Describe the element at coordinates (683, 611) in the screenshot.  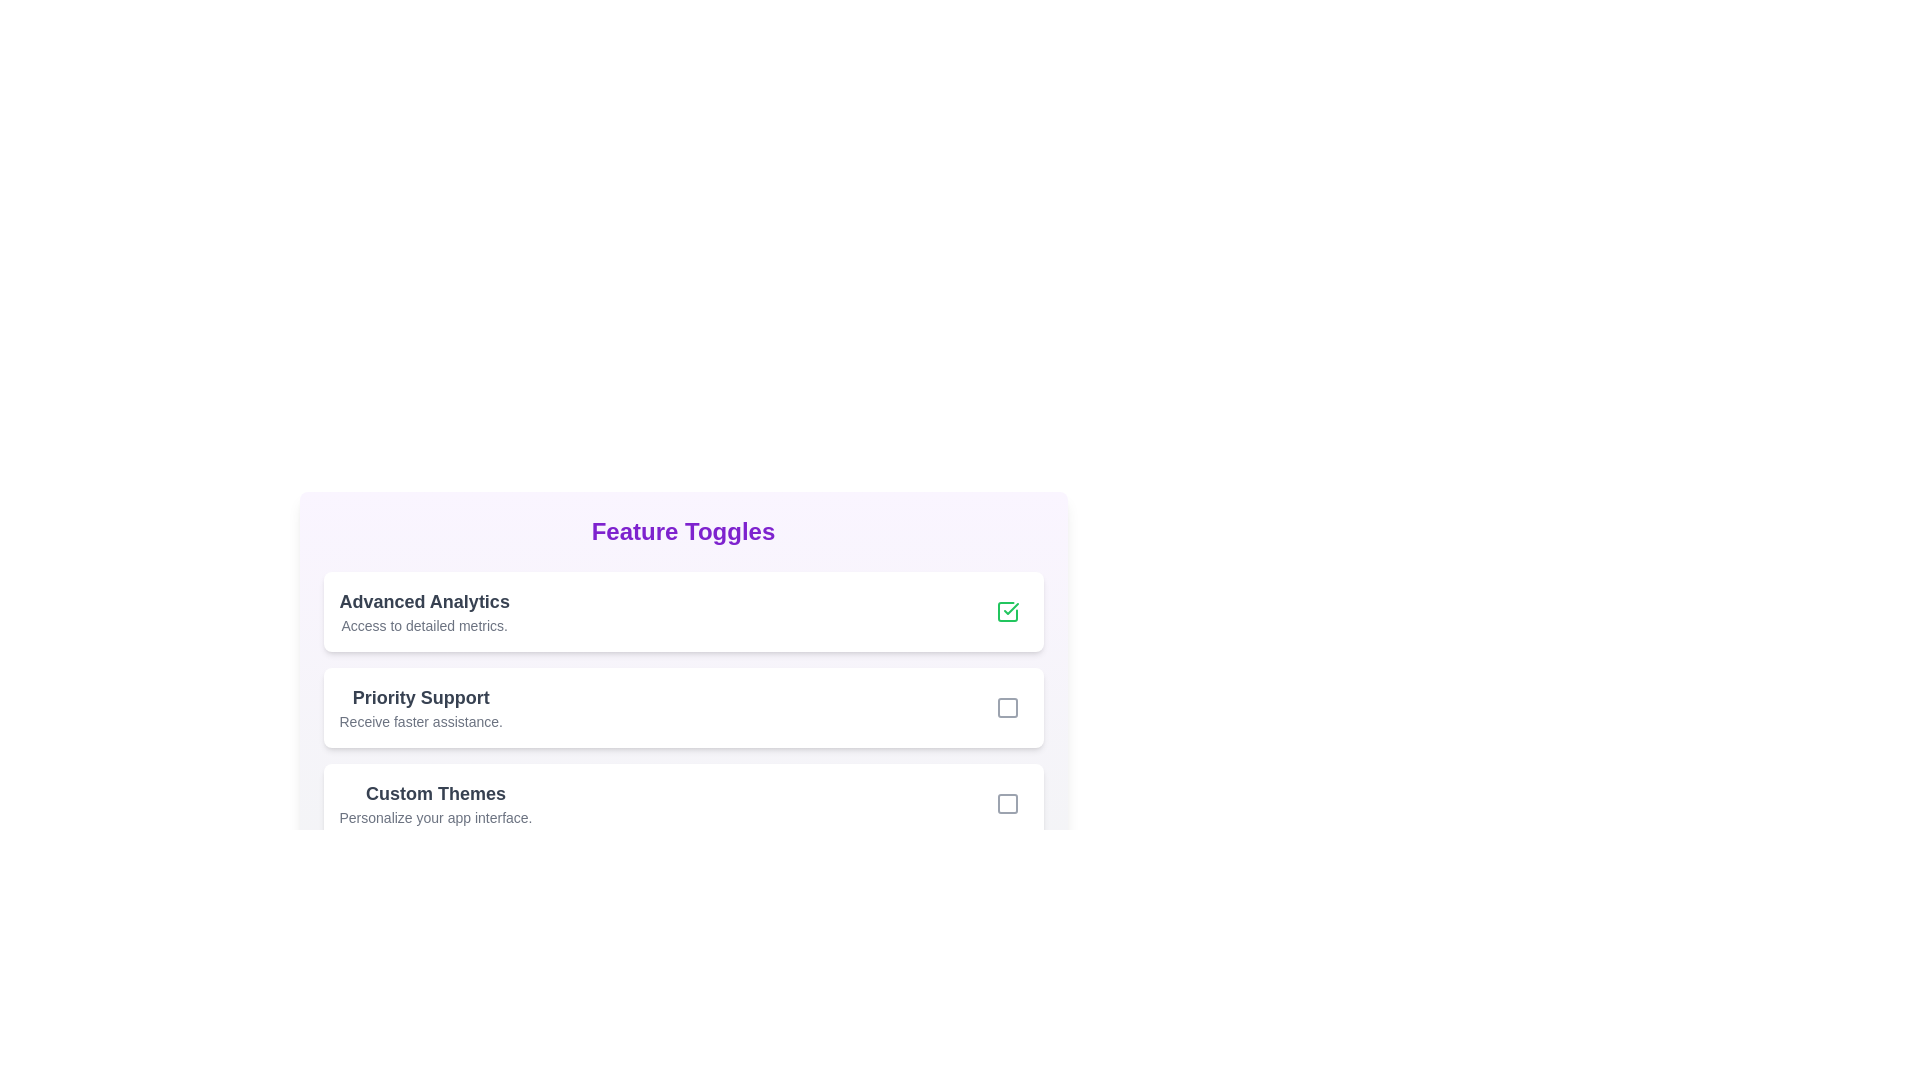
I see `title 'Advanced Analytics' and the description 'Access to detailed metrics.' from the feature toggle section at the top of the list` at that location.